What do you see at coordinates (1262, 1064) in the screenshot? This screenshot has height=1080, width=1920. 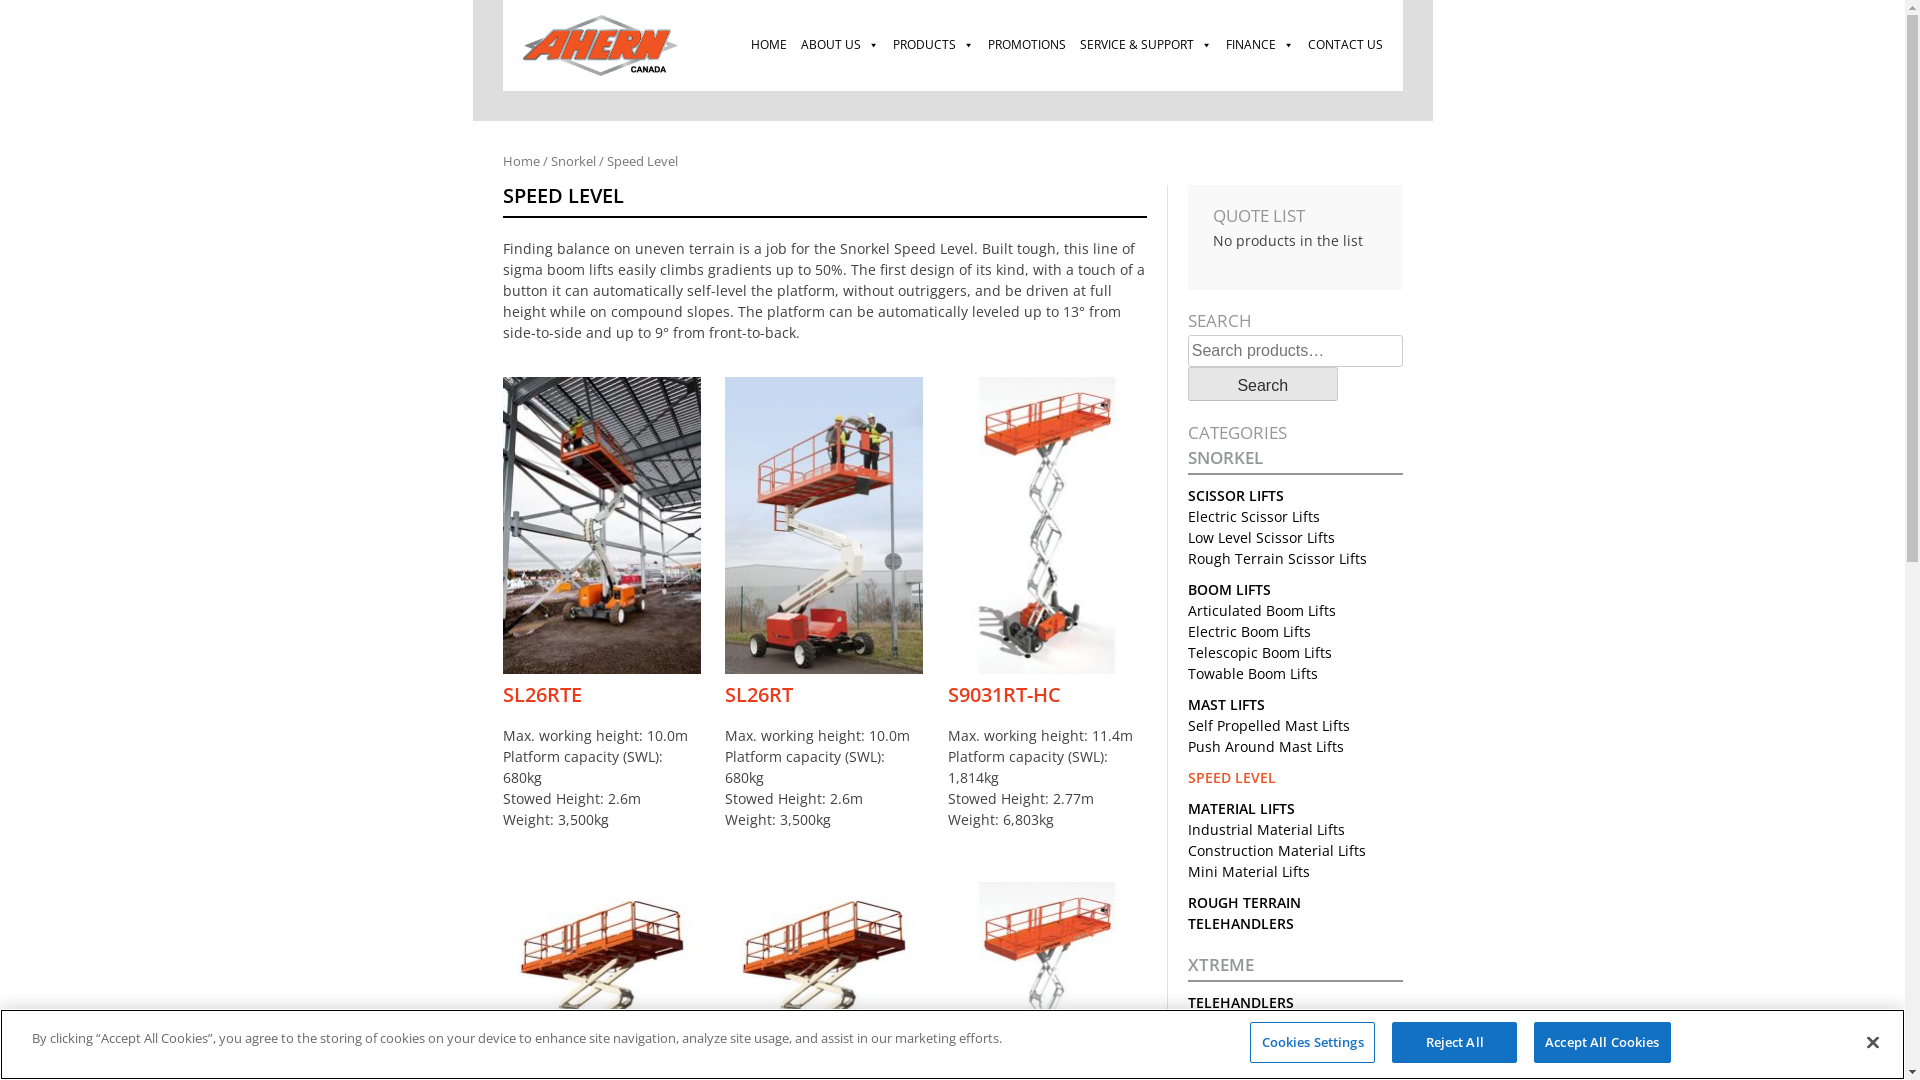 I see `'High Pivot Roller Boom'` at bounding box center [1262, 1064].